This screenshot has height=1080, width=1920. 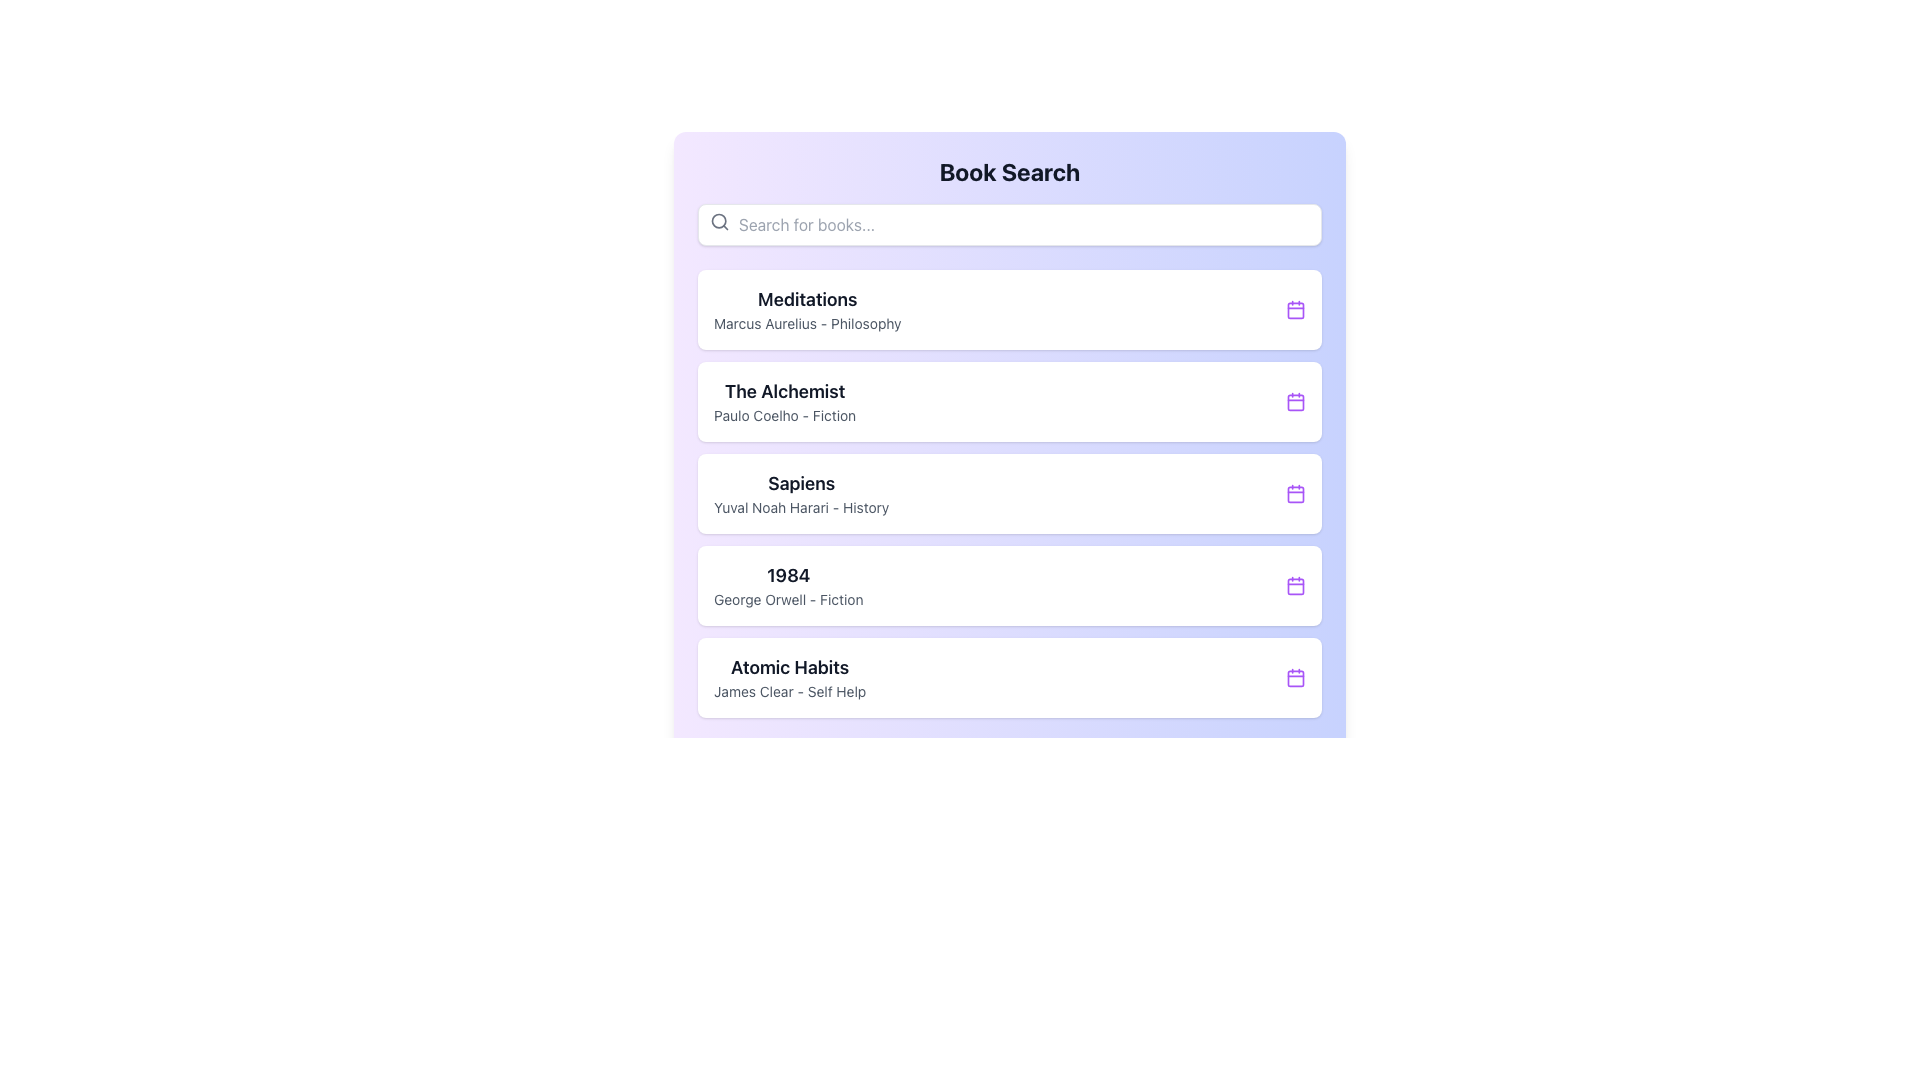 I want to click on the purple calendar icon located to the right of the 'Sapiens' card in the list of items, so click(x=1296, y=493).